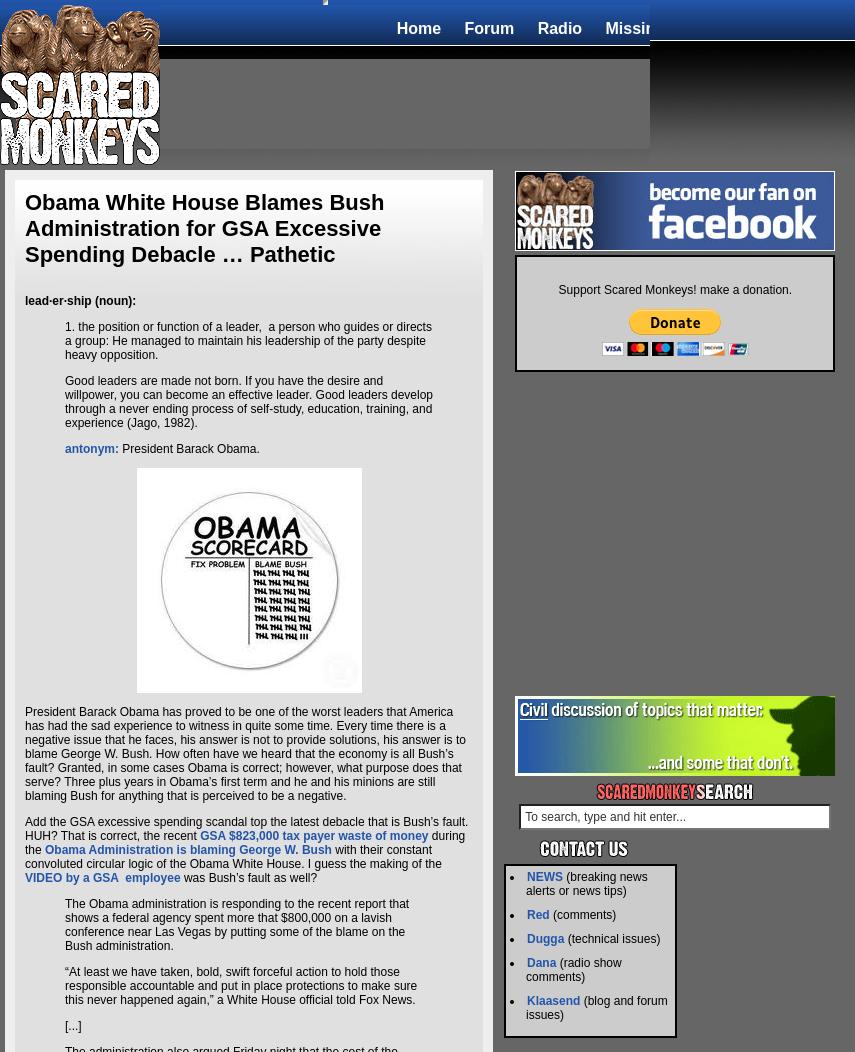 The height and width of the screenshot is (1052, 855). I want to click on 'NEWS', so click(527, 877).